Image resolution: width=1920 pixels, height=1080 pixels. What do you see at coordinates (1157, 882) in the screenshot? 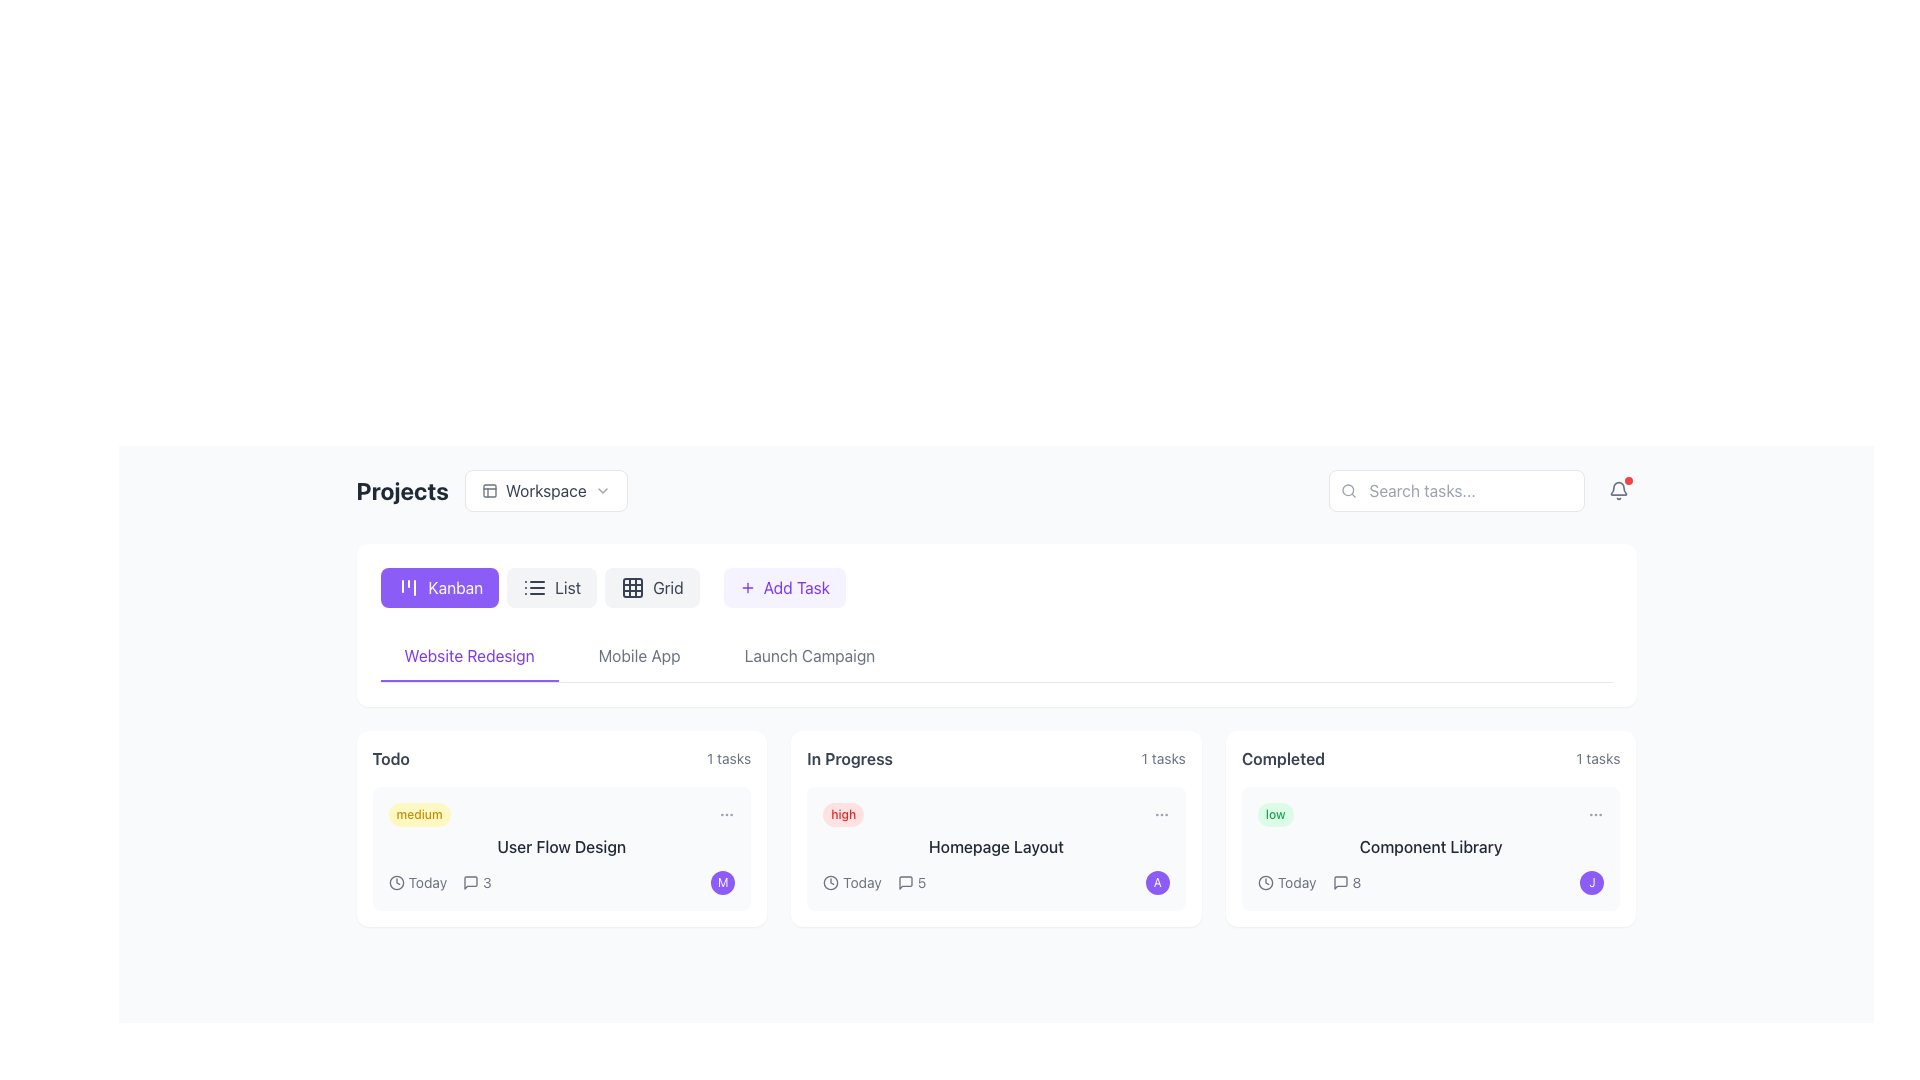
I see `the Badge indicator located on the right side of the 'Homepage Layout' card under the 'In Progress' category` at bounding box center [1157, 882].